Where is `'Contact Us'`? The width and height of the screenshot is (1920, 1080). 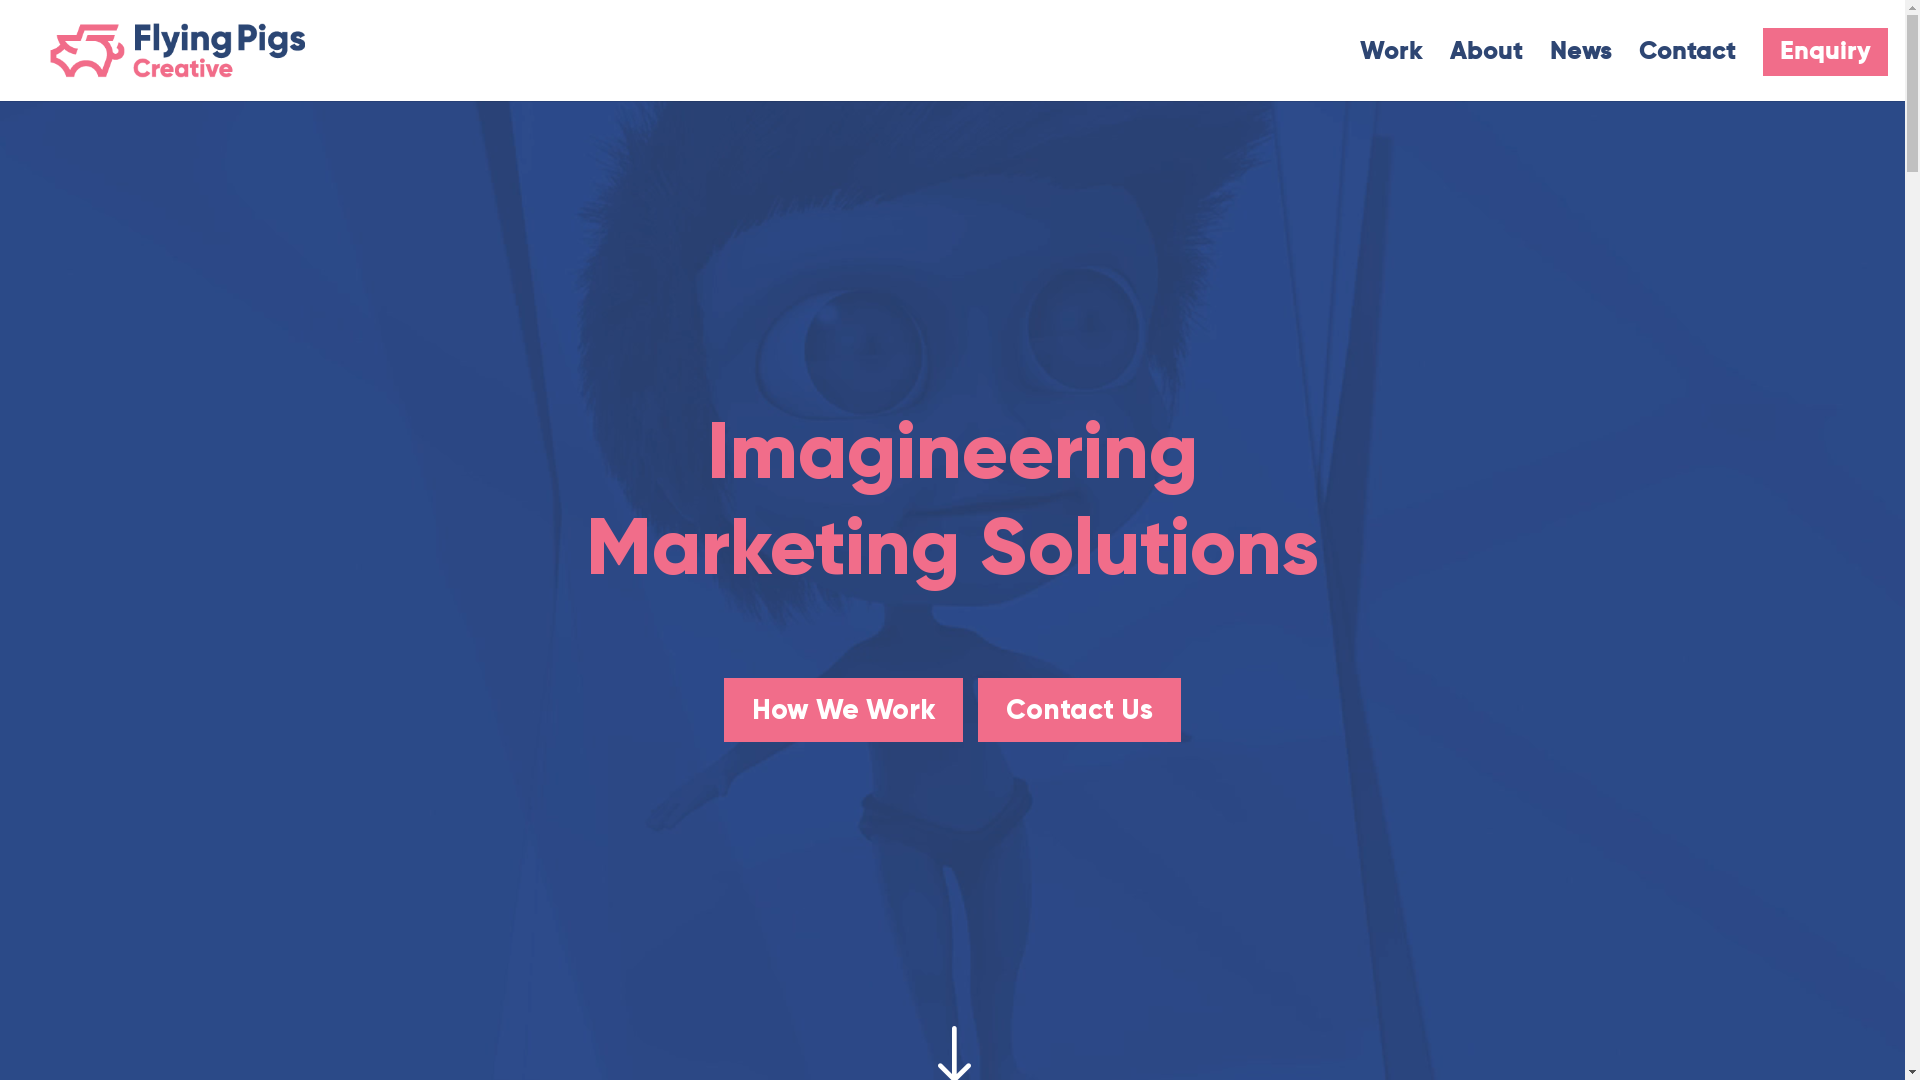
'Contact Us' is located at coordinates (1078, 708).